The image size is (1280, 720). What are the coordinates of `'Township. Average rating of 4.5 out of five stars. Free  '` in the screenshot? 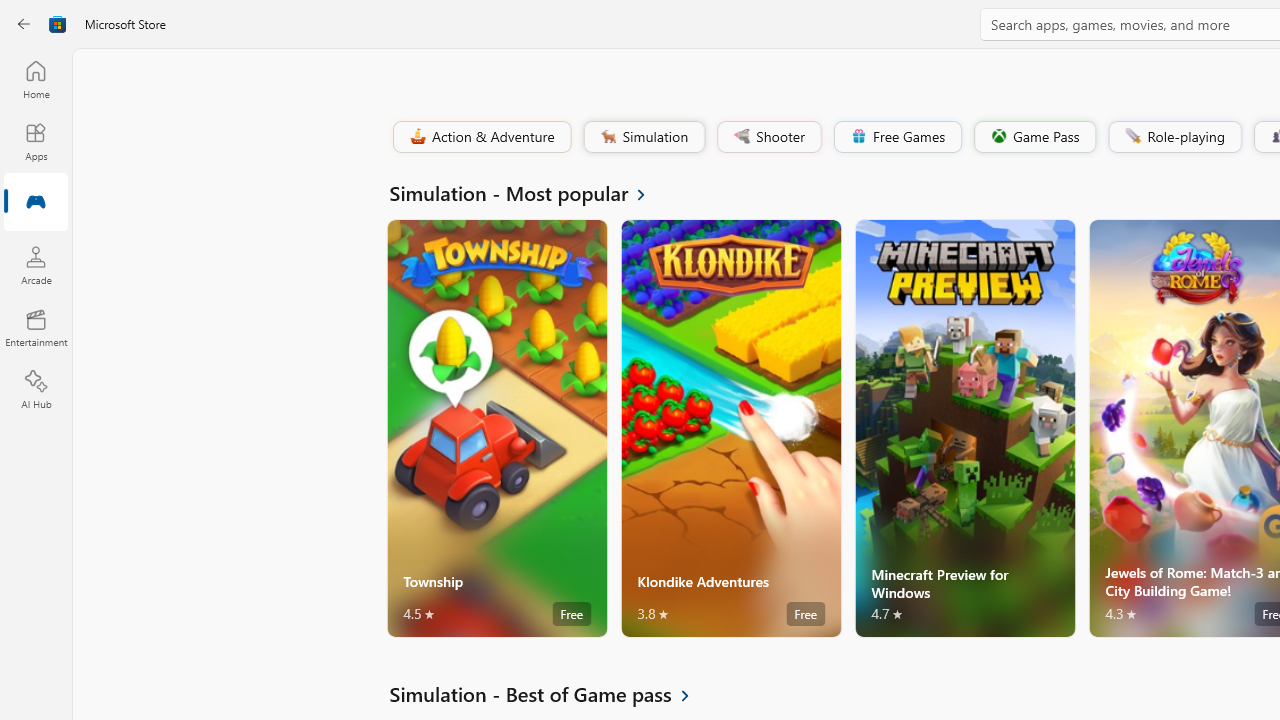 It's located at (497, 427).